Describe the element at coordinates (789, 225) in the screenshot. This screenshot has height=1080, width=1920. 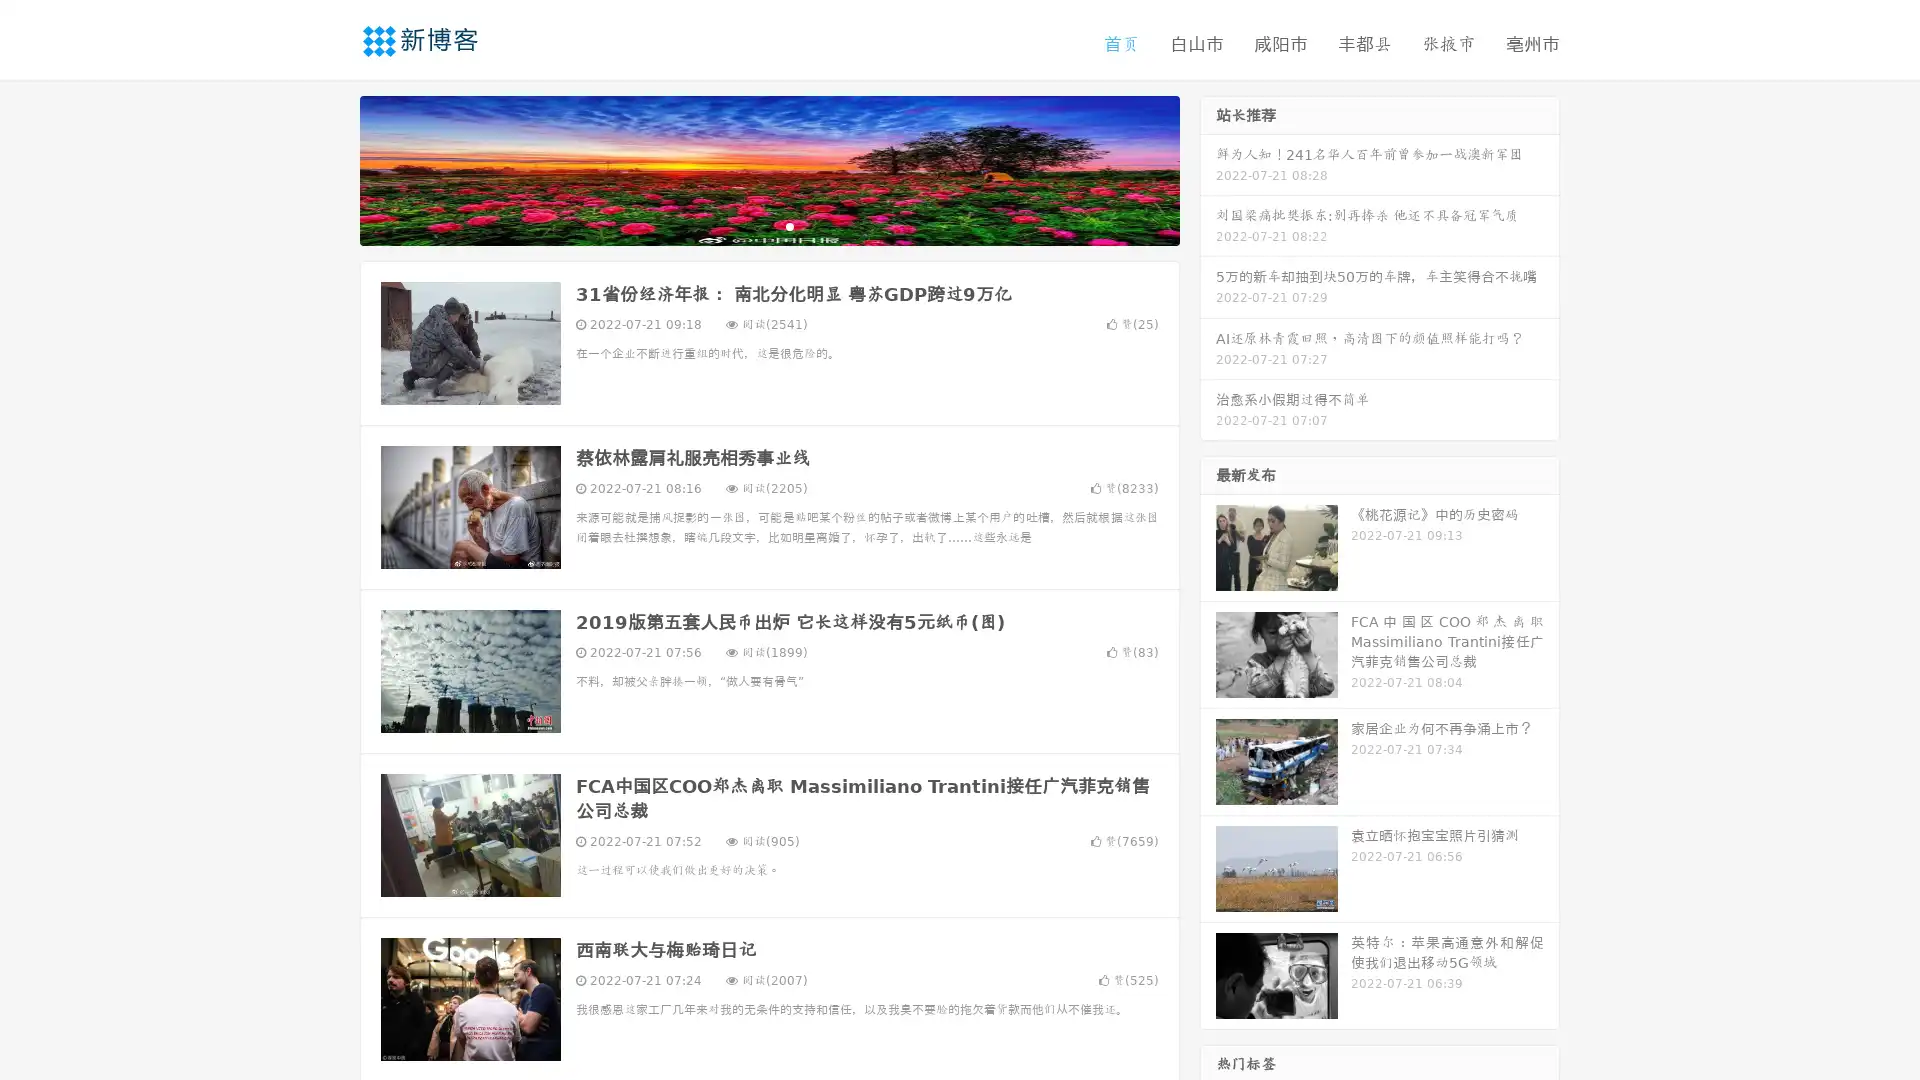
I see `Go to slide 3` at that location.